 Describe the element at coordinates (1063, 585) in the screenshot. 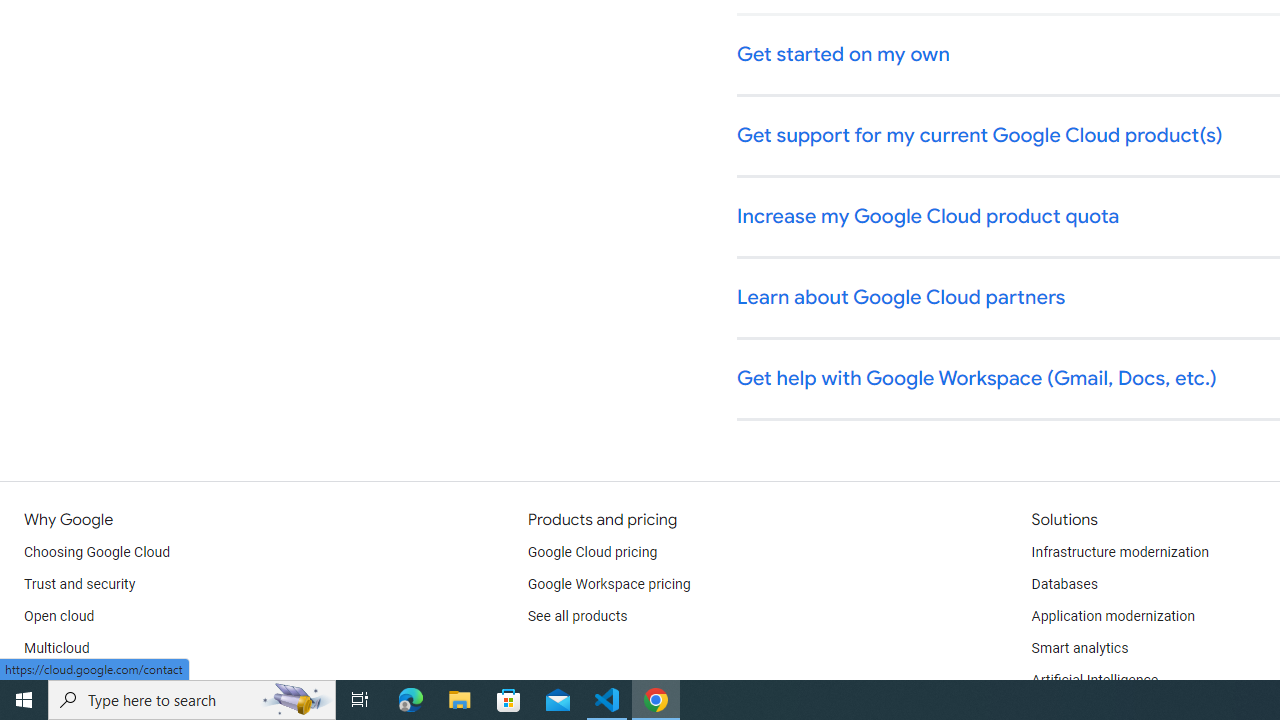

I see `'Databases'` at that location.